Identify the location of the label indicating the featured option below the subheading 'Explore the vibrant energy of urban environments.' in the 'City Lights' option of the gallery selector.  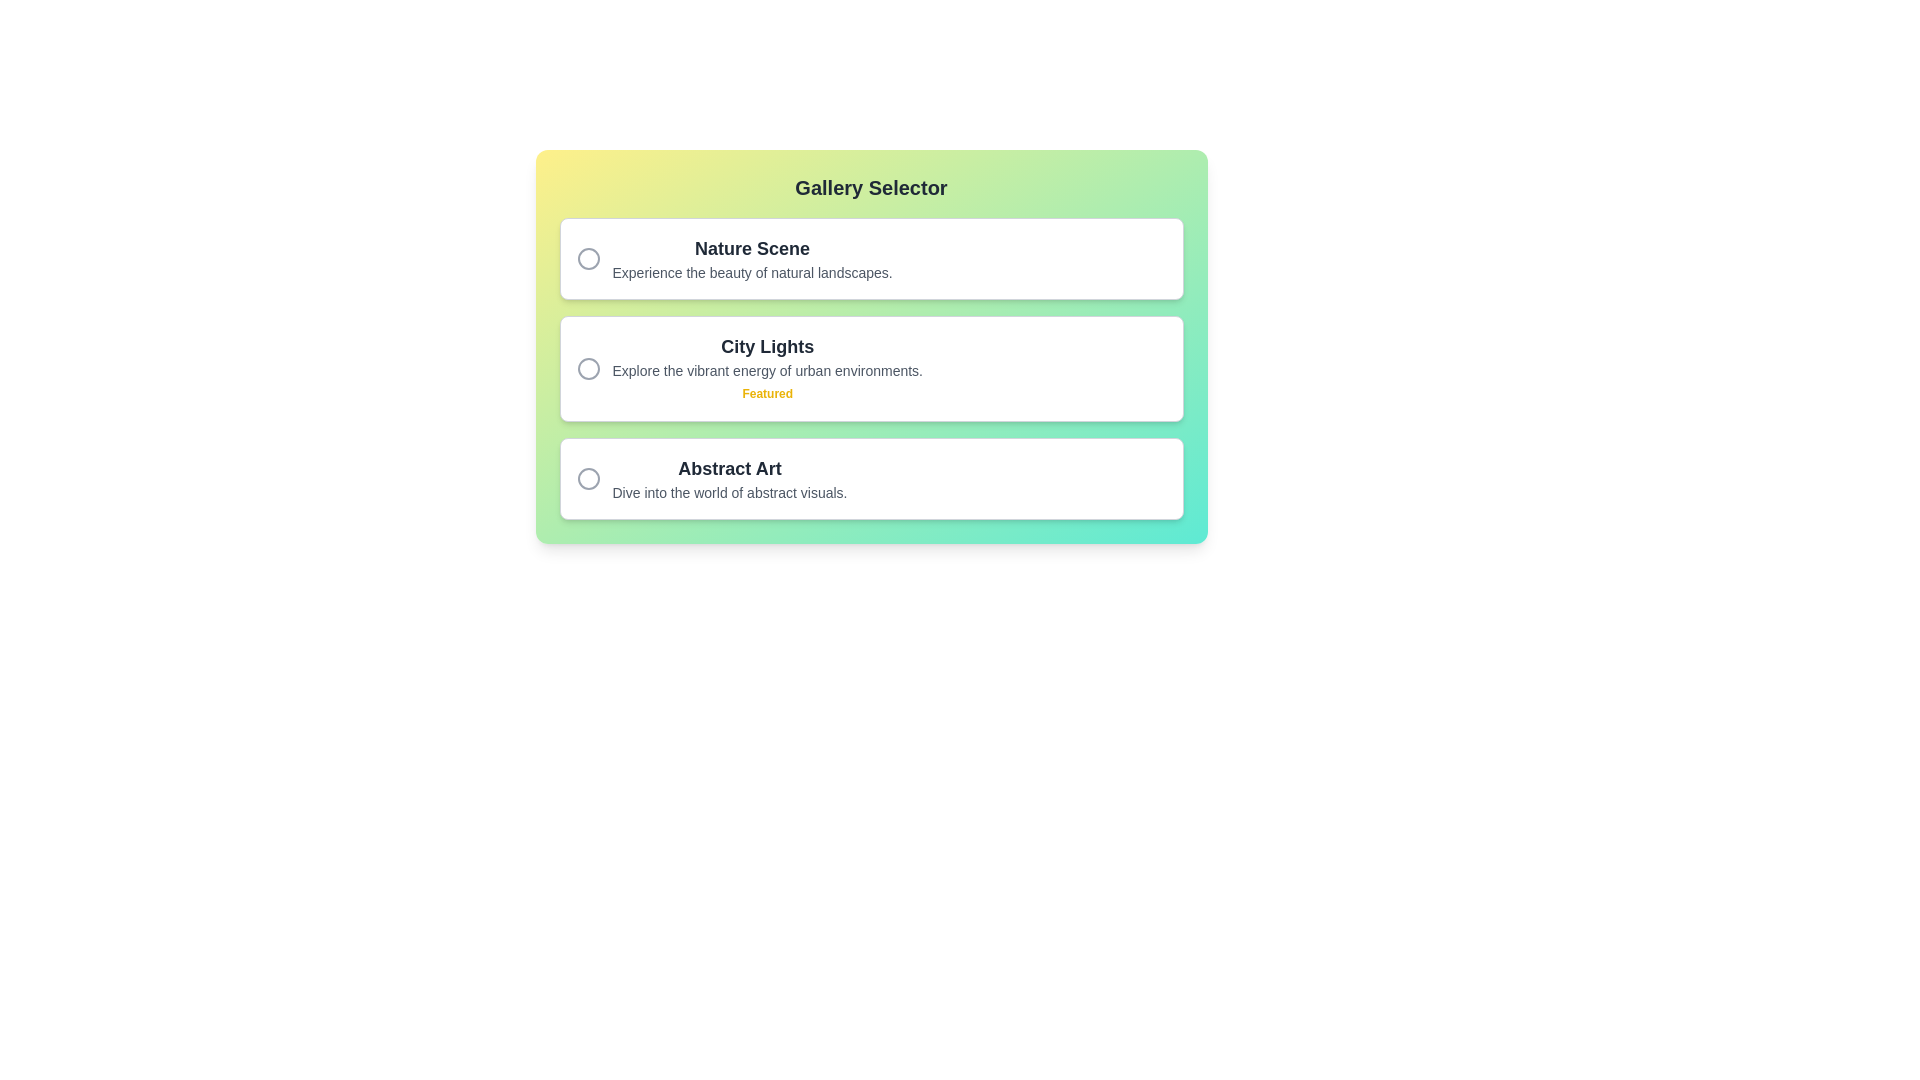
(766, 393).